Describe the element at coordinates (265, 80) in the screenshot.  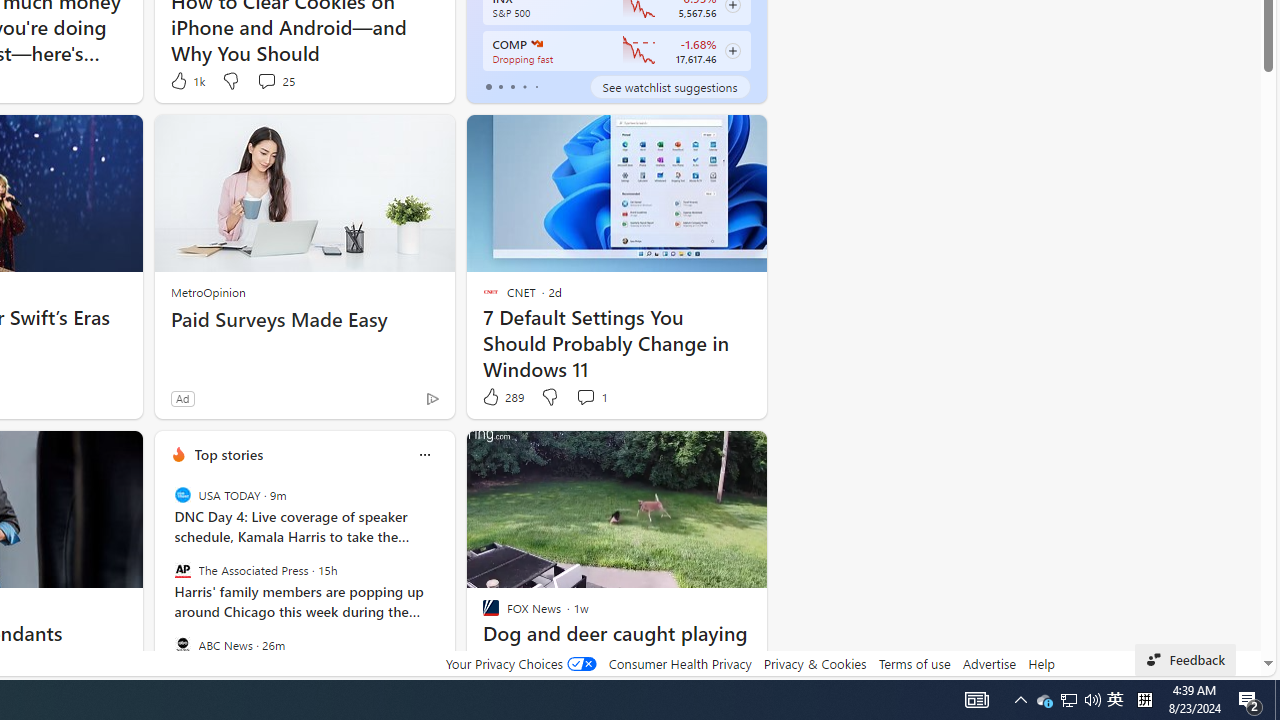
I see `'View comments 25 Comment'` at that location.